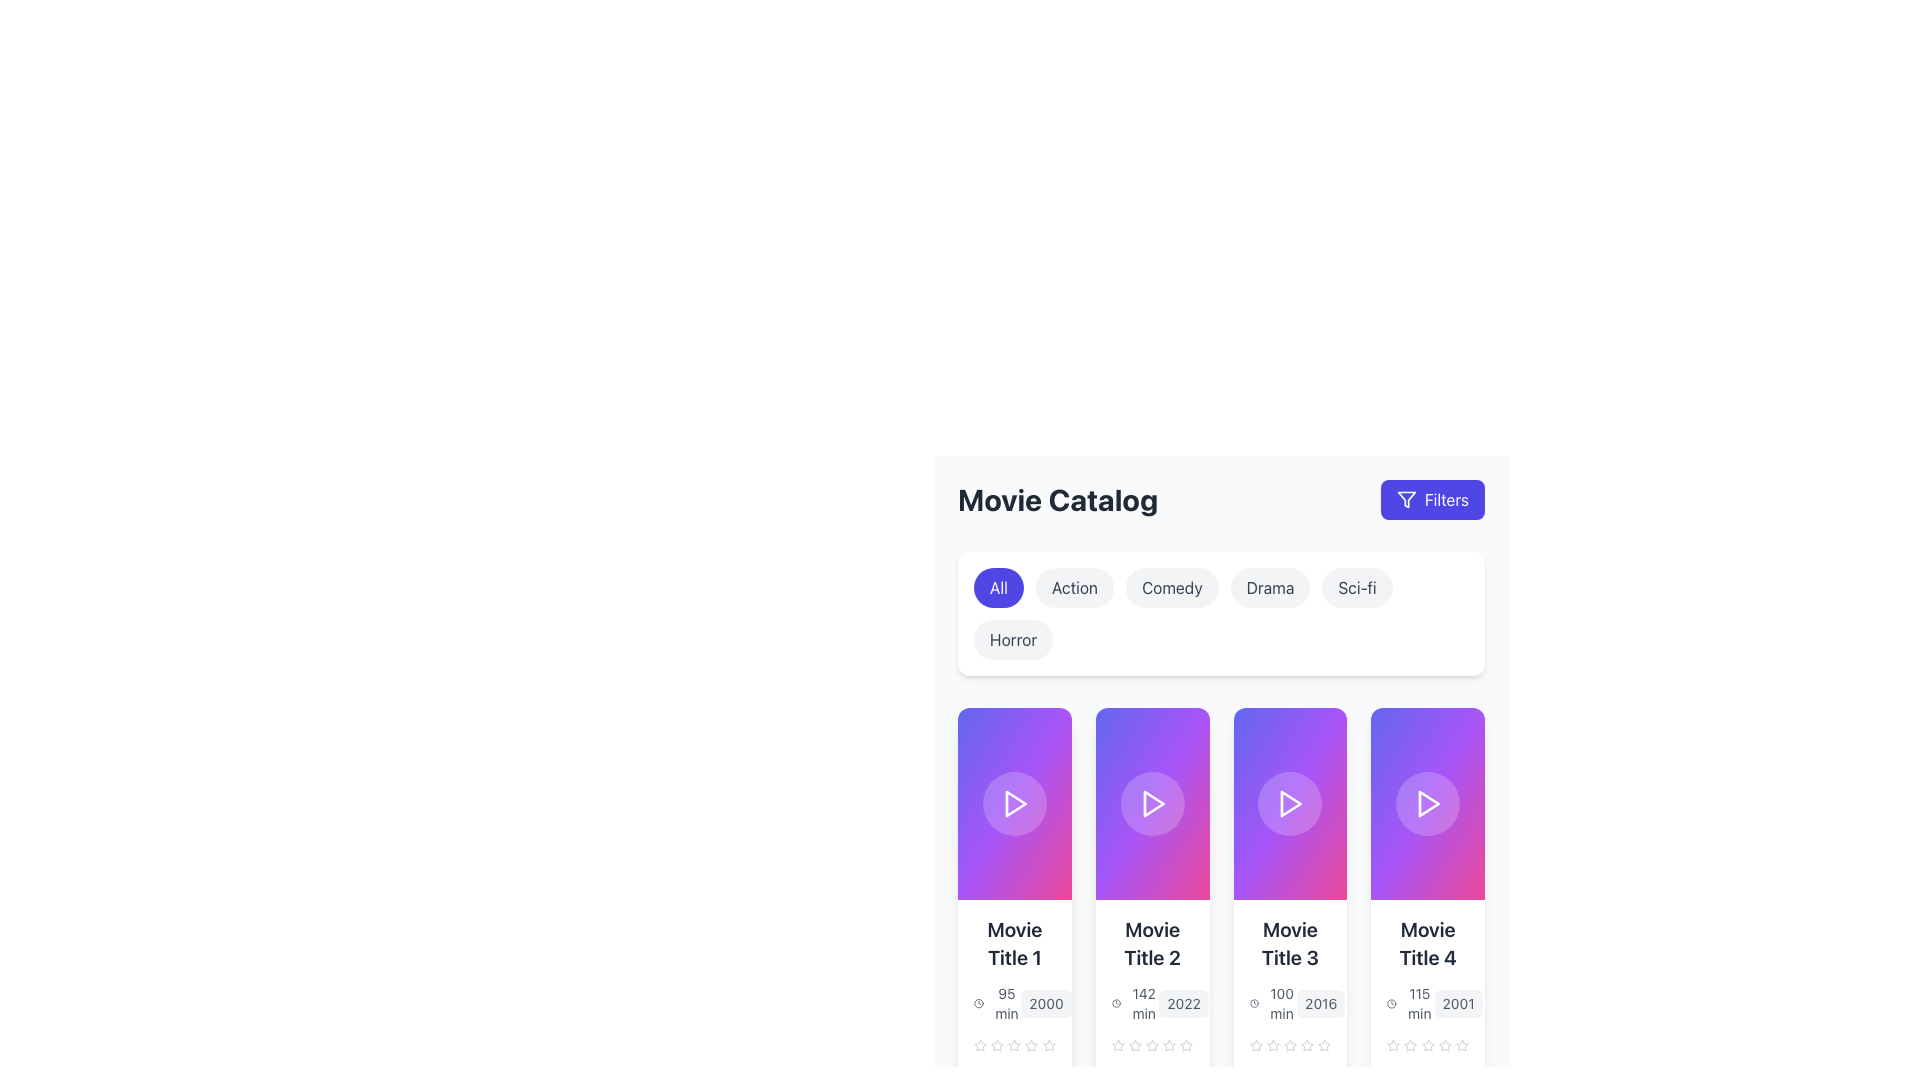 This screenshot has height=1080, width=1920. Describe the element at coordinates (1405, 499) in the screenshot. I see `the funnel icon located in the top-right corner of the interface, which is part of the 'Filters' button structure near the 'Movie Catalog' header` at that location.